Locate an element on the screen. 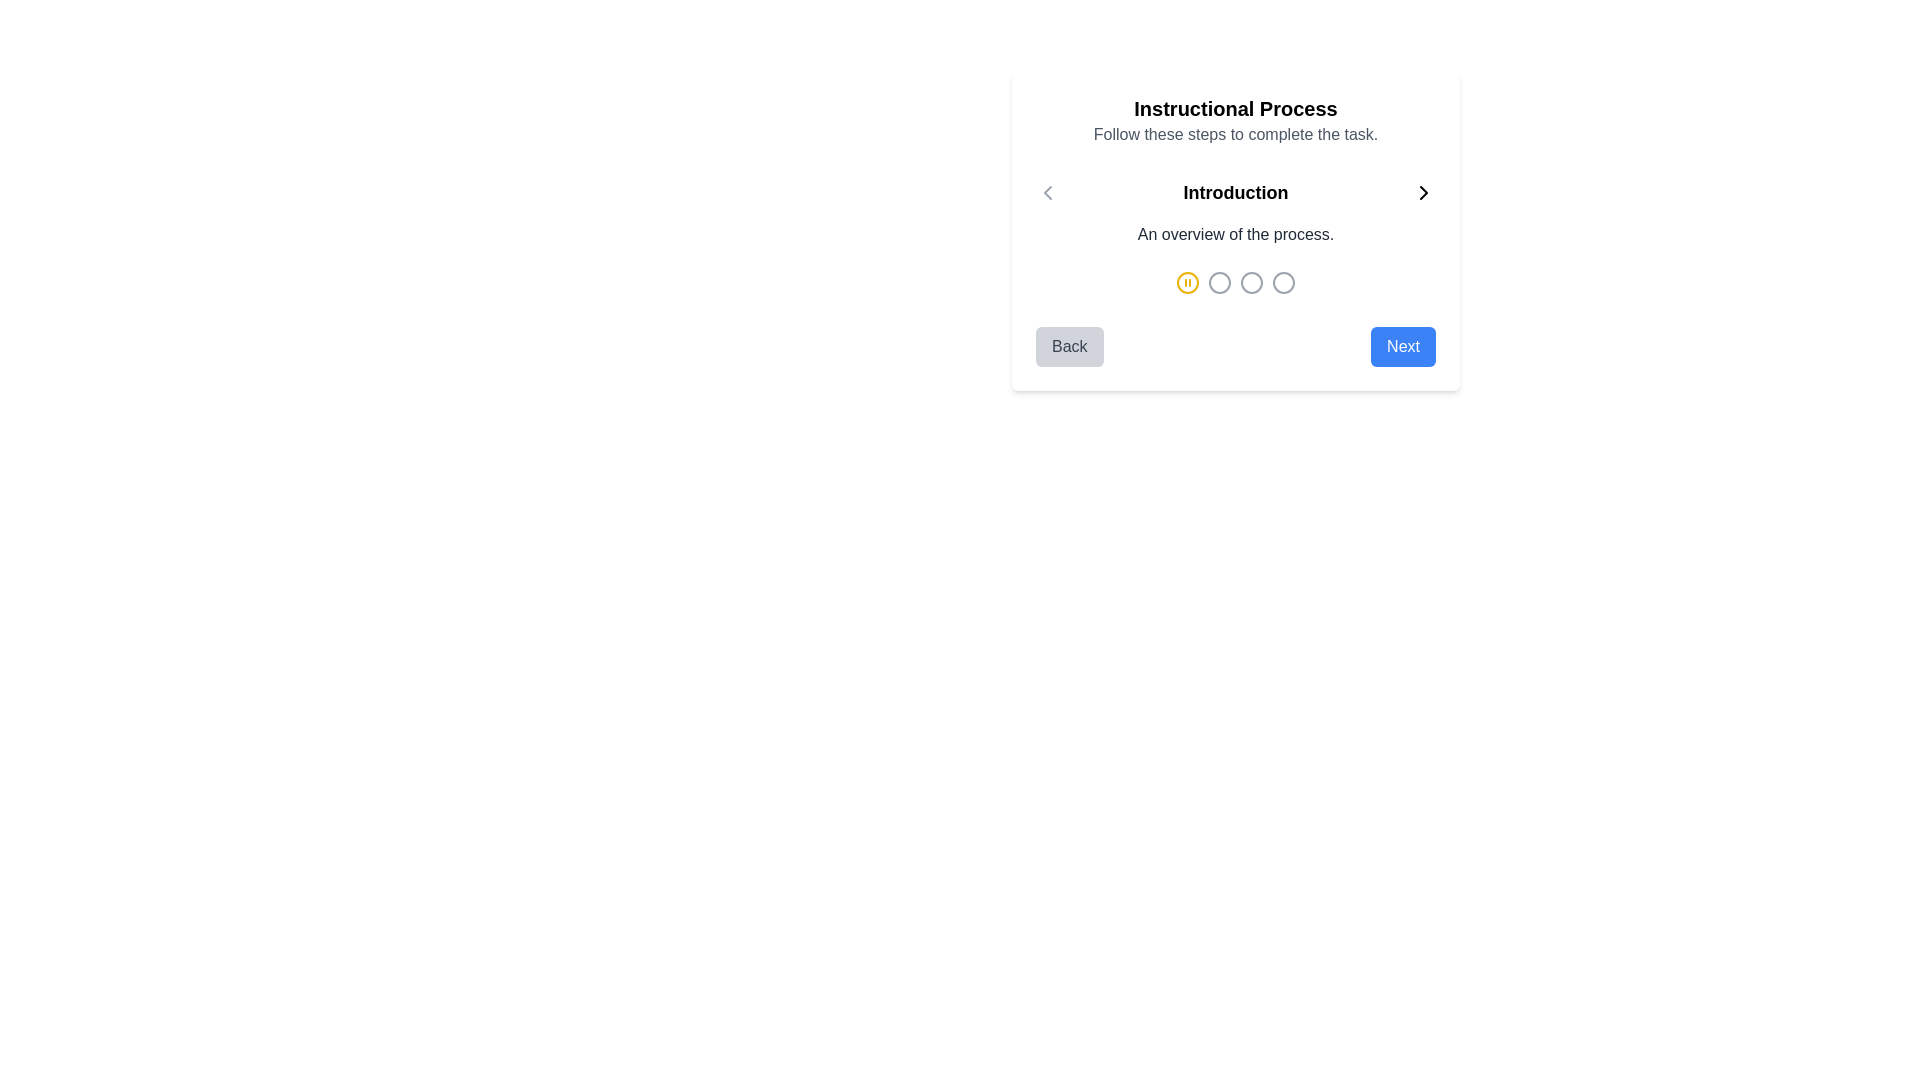  the chevron icon located at the top-right of the modal, adjacent to the 'Introduction' text is located at coordinates (1423, 192).